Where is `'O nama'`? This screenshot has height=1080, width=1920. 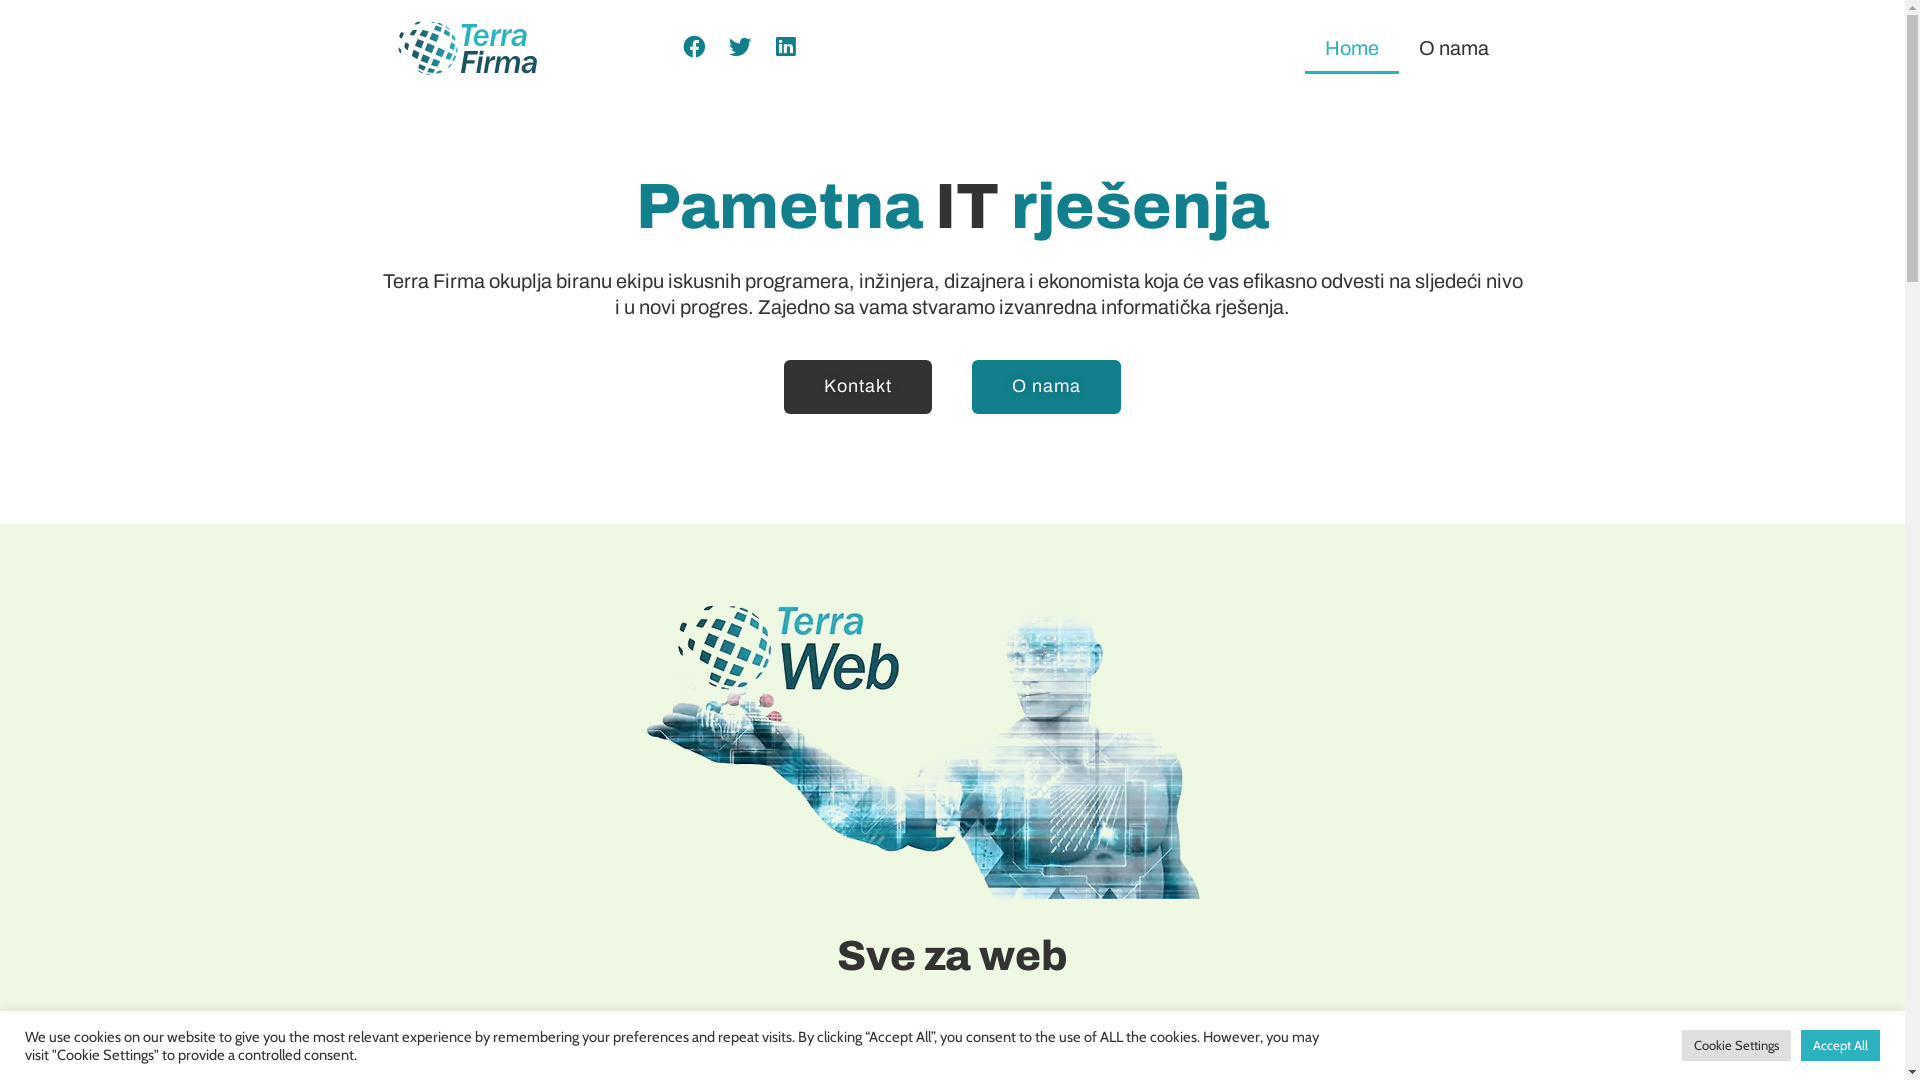 'O nama' is located at coordinates (1045, 386).